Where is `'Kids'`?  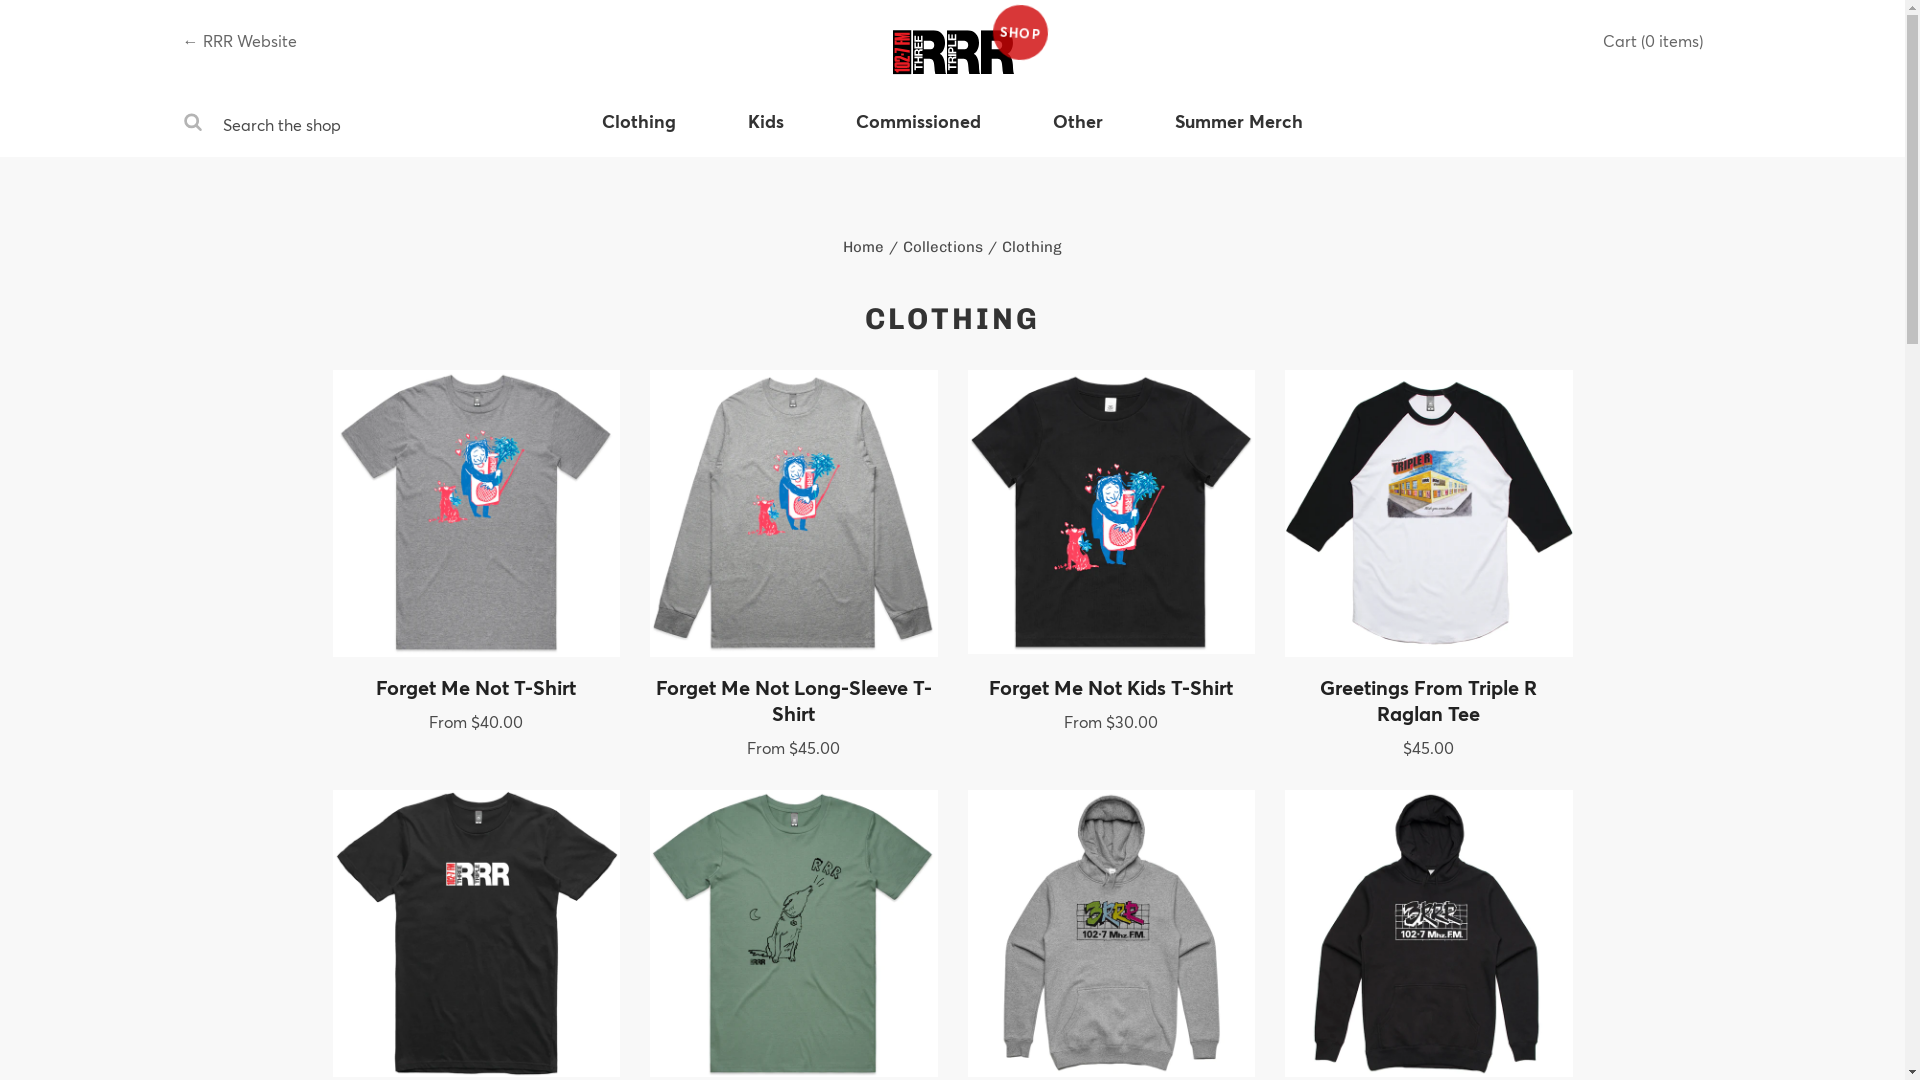 'Kids' is located at coordinates (765, 132).